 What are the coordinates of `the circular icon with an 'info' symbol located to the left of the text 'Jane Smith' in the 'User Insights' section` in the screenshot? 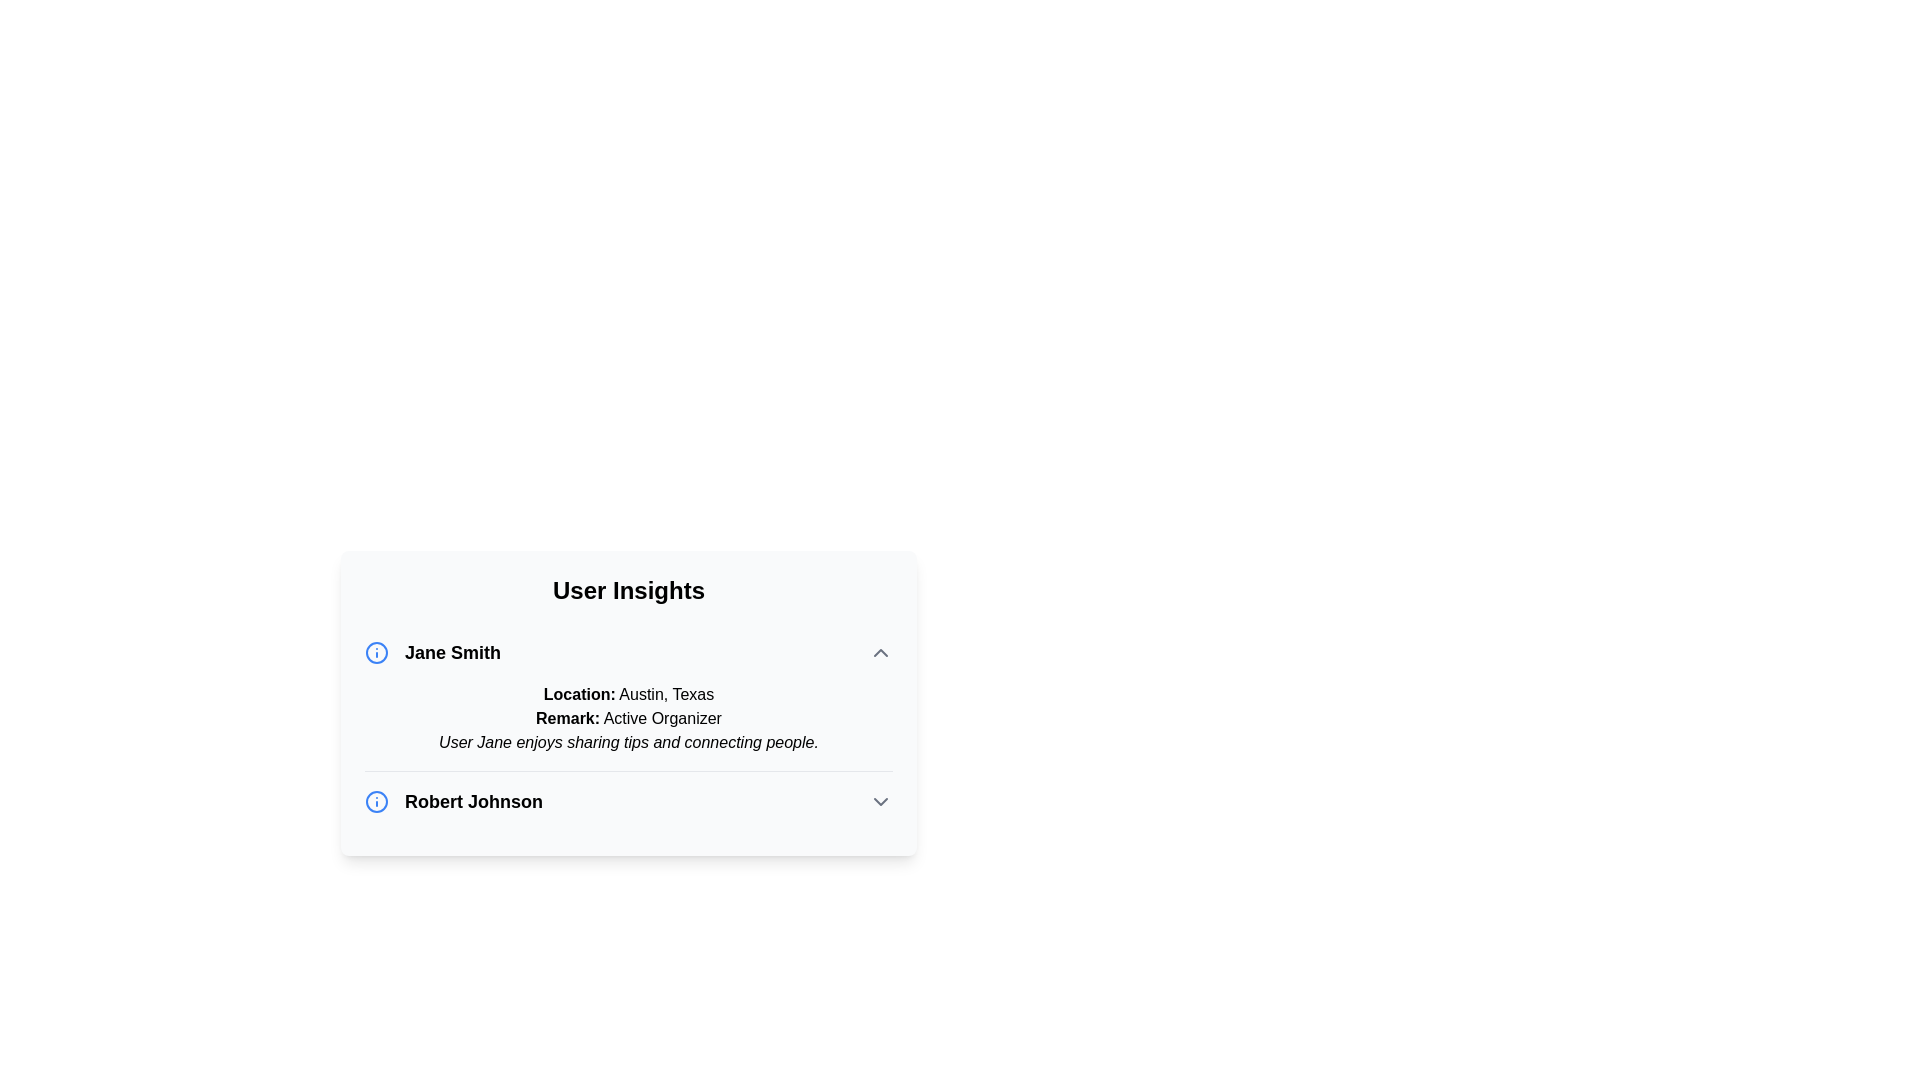 It's located at (377, 652).